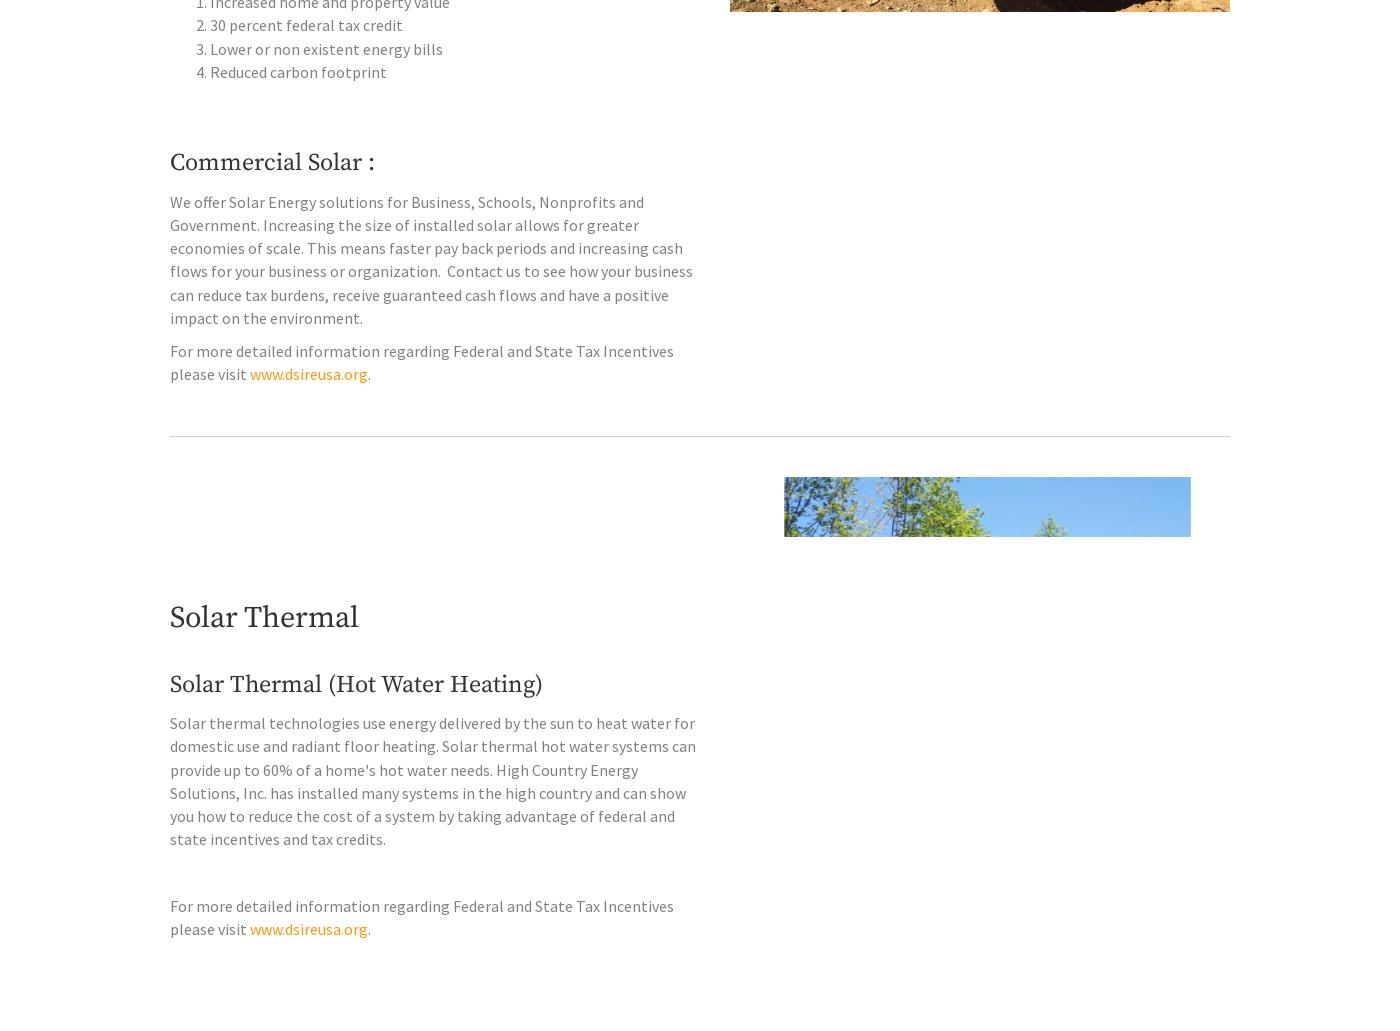 This screenshot has width=1400, height=1031. I want to click on 'Commercial Solar :', so click(272, 203).